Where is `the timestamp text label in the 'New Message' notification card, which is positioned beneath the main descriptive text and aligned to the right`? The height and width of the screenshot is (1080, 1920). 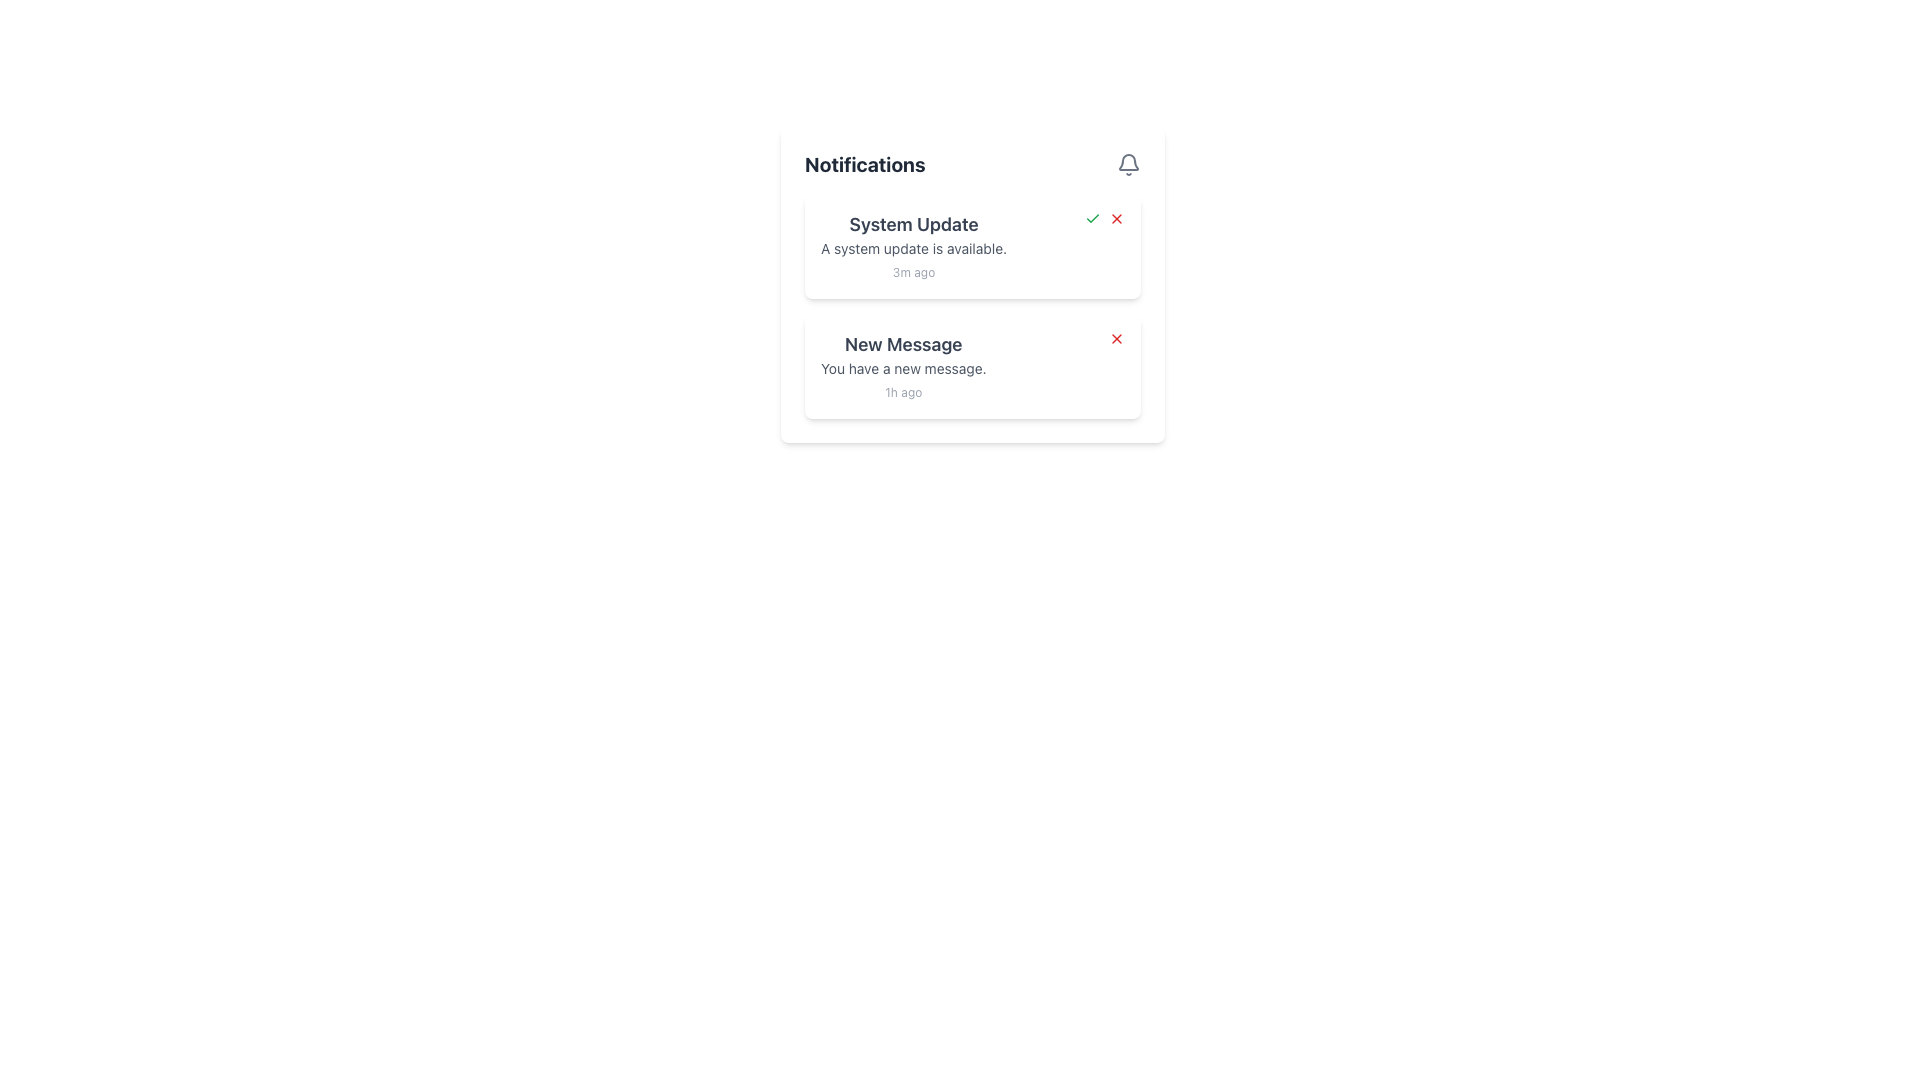
the timestamp text label in the 'New Message' notification card, which is positioned beneath the main descriptive text and aligned to the right is located at coordinates (902, 392).